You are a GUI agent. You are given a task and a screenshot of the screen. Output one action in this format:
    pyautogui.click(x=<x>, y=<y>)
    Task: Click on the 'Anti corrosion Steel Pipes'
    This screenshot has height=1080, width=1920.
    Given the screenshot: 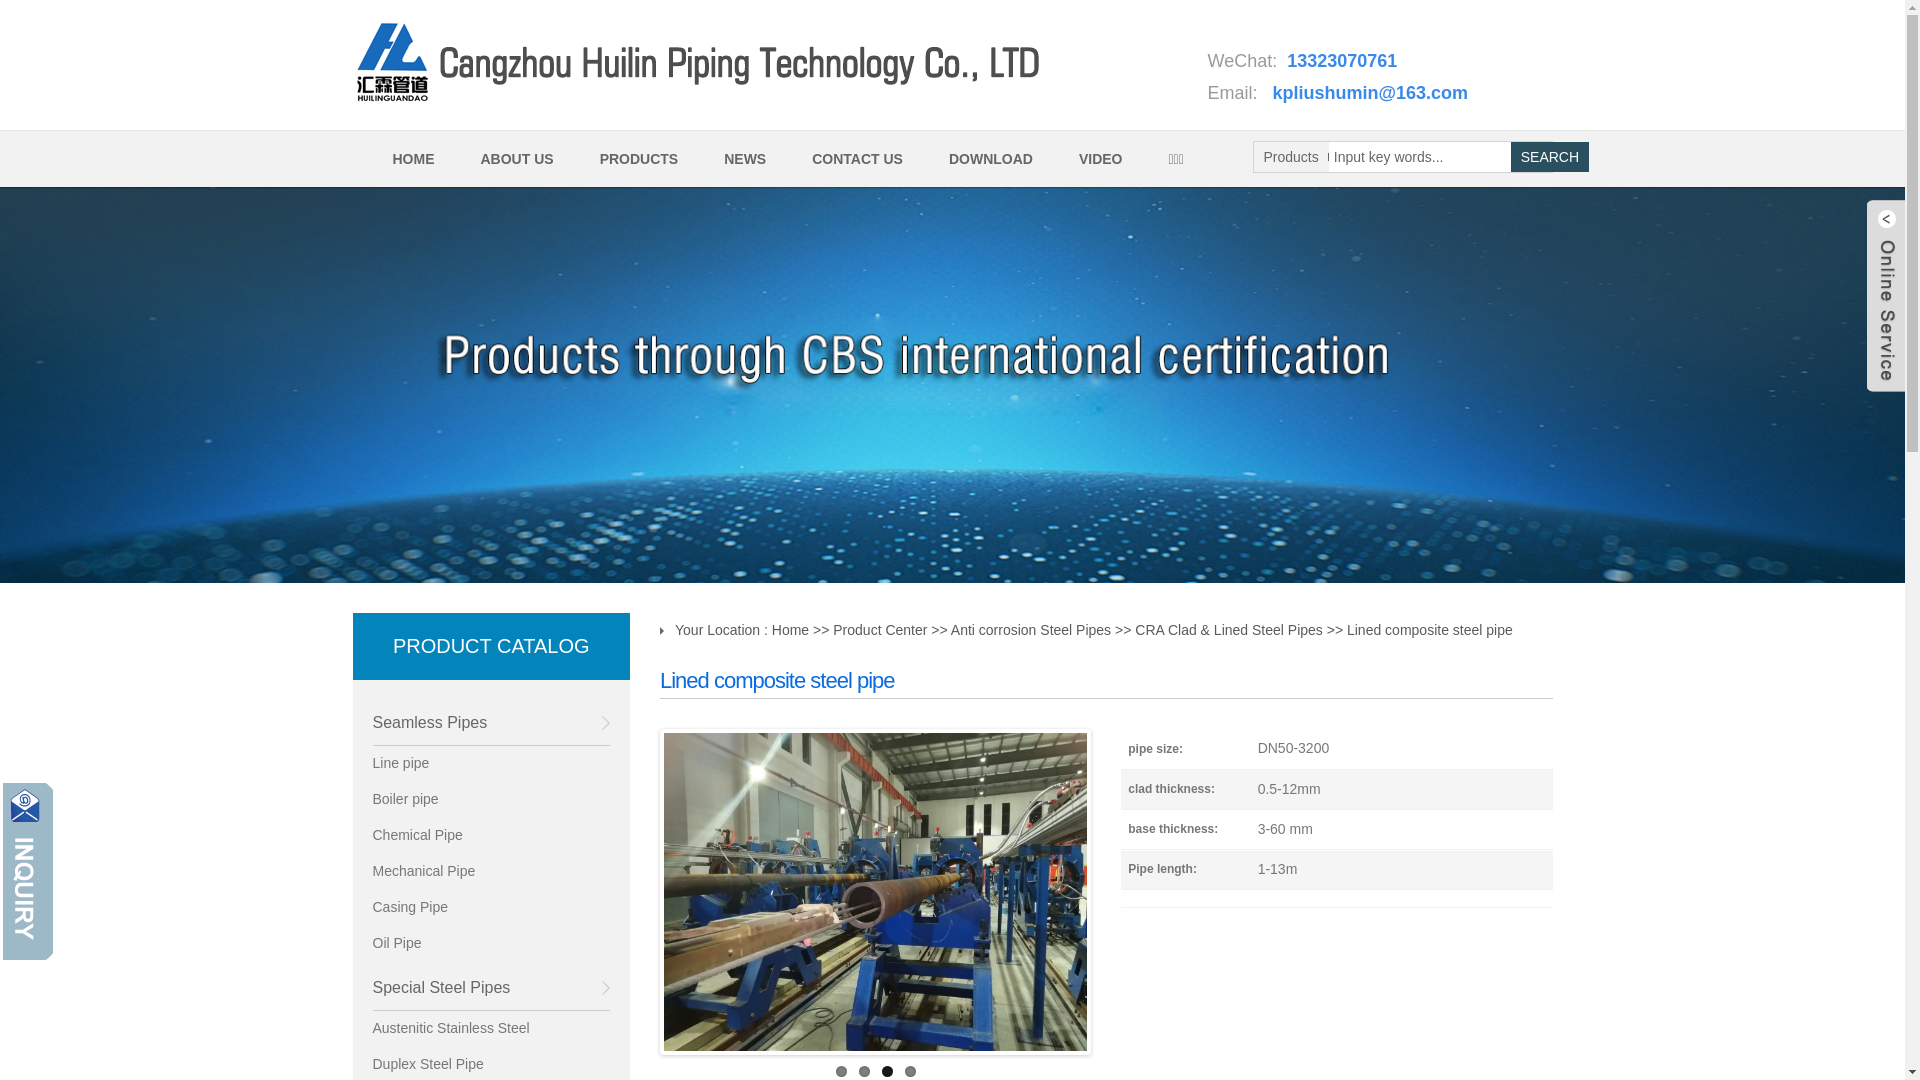 What is the action you would take?
    pyautogui.click(x=949, y=628)
    